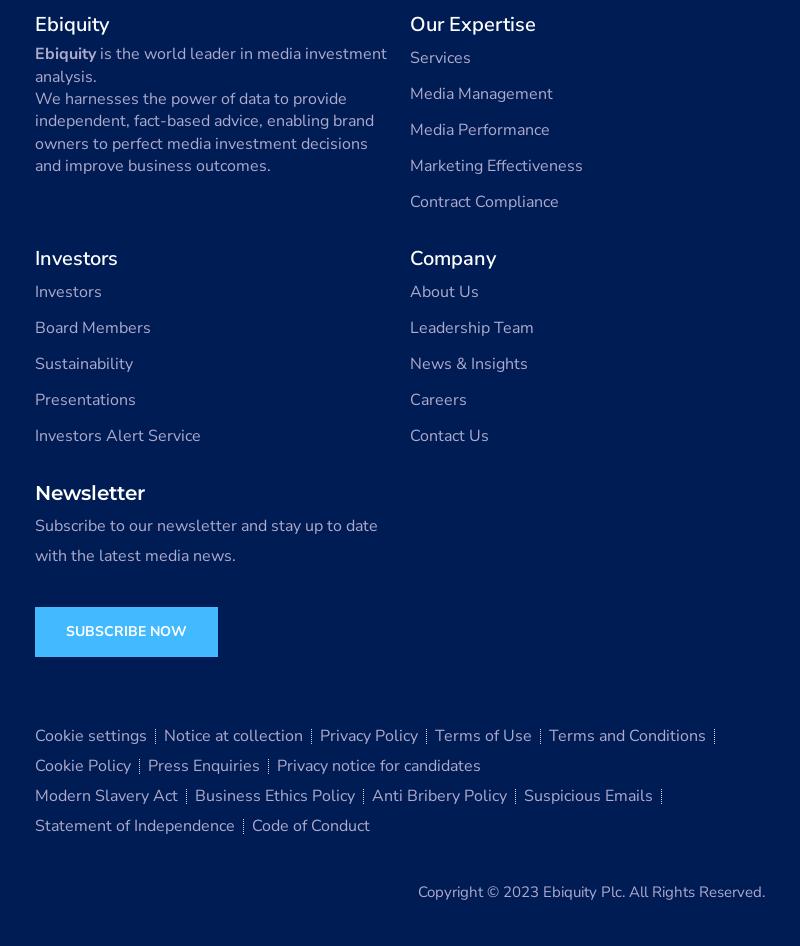 Image resolution: width=800 pixels, height=946 pixels. I want to click on 'Sustainability', so click(84, 364).